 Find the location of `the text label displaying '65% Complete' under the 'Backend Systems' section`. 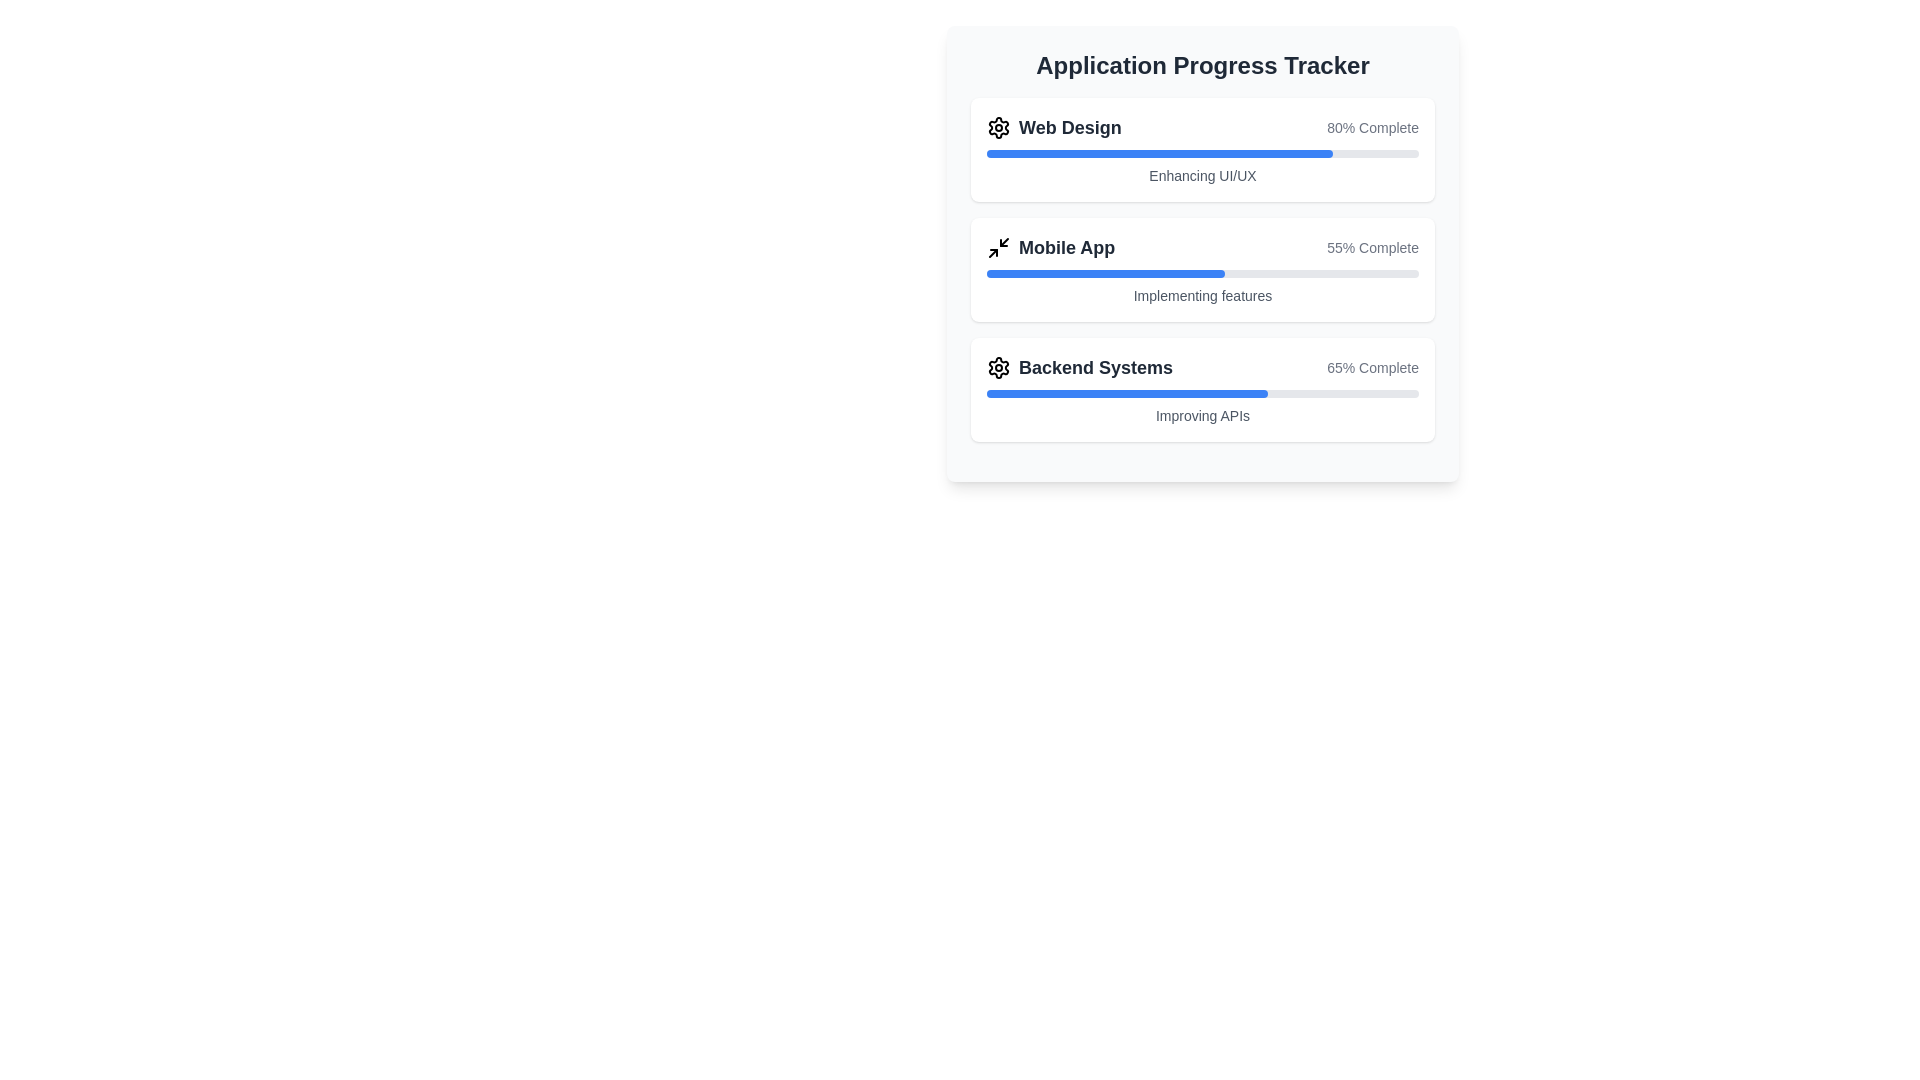

the text label displaying '65% Complete' under the 'Backend Systems' section is located at coordinates (1371, 367).